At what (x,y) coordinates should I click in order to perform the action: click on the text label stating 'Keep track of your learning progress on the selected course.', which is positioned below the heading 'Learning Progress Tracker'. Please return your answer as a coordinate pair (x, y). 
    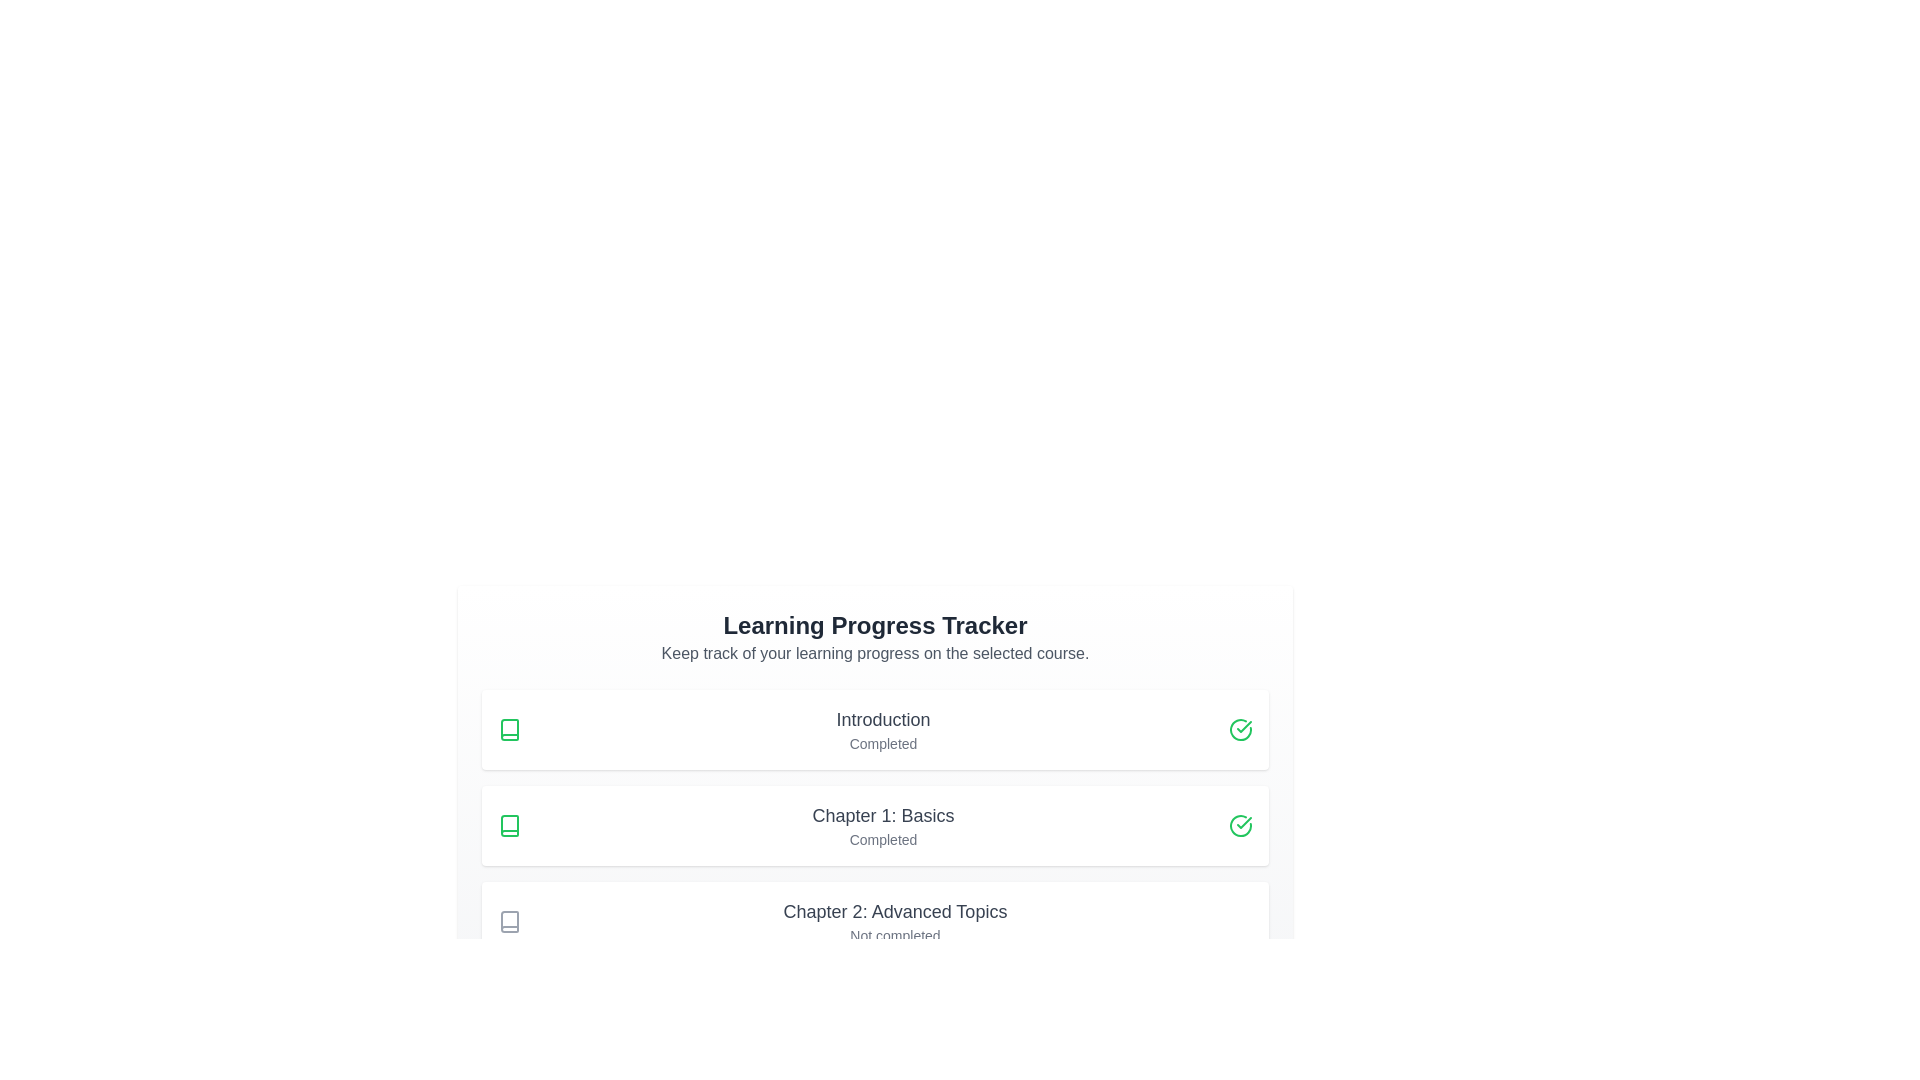
    Looking at the image, I should click on (875, 654).